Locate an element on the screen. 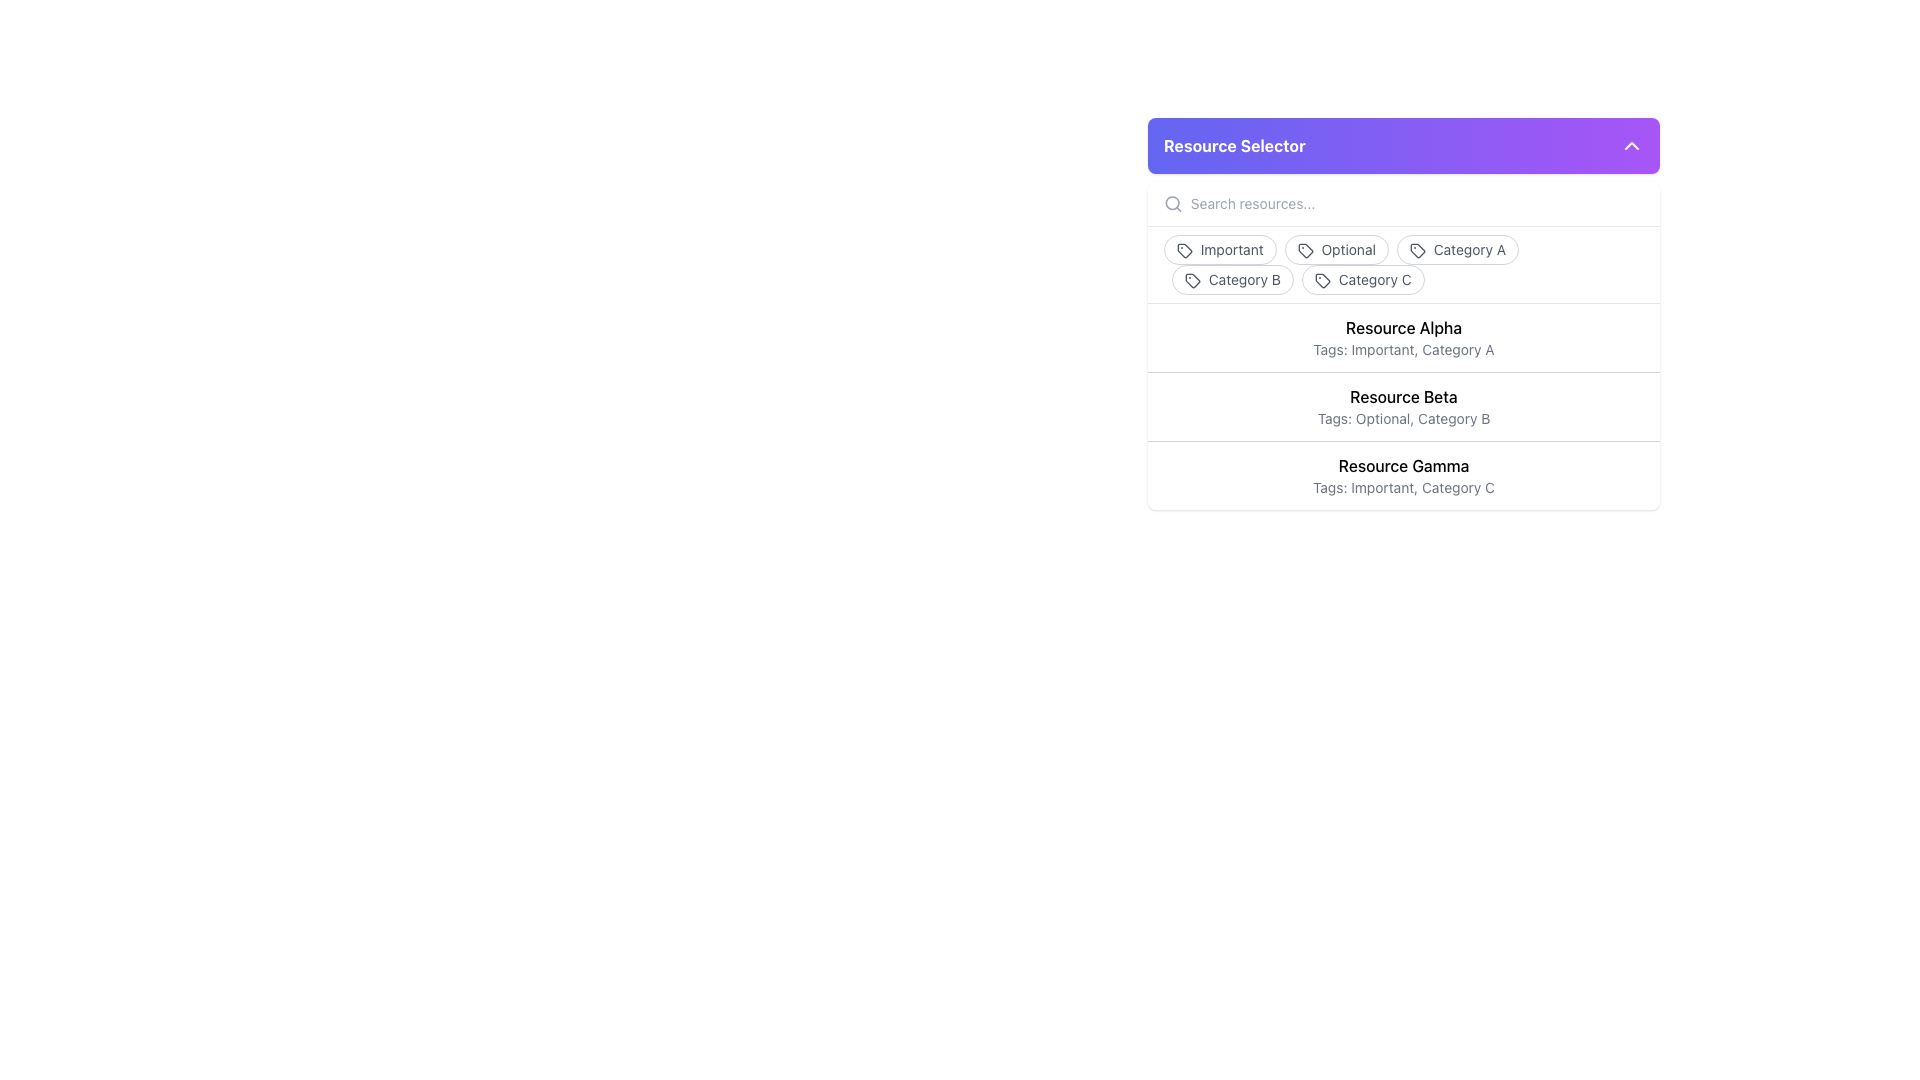  the non-interactive text label that provides categorical and priority information about the 'Resource Gamma' item, located at the center of the lower portion of the card module labeled 'Resource Gamma' is located at coordinates (1402, 488).